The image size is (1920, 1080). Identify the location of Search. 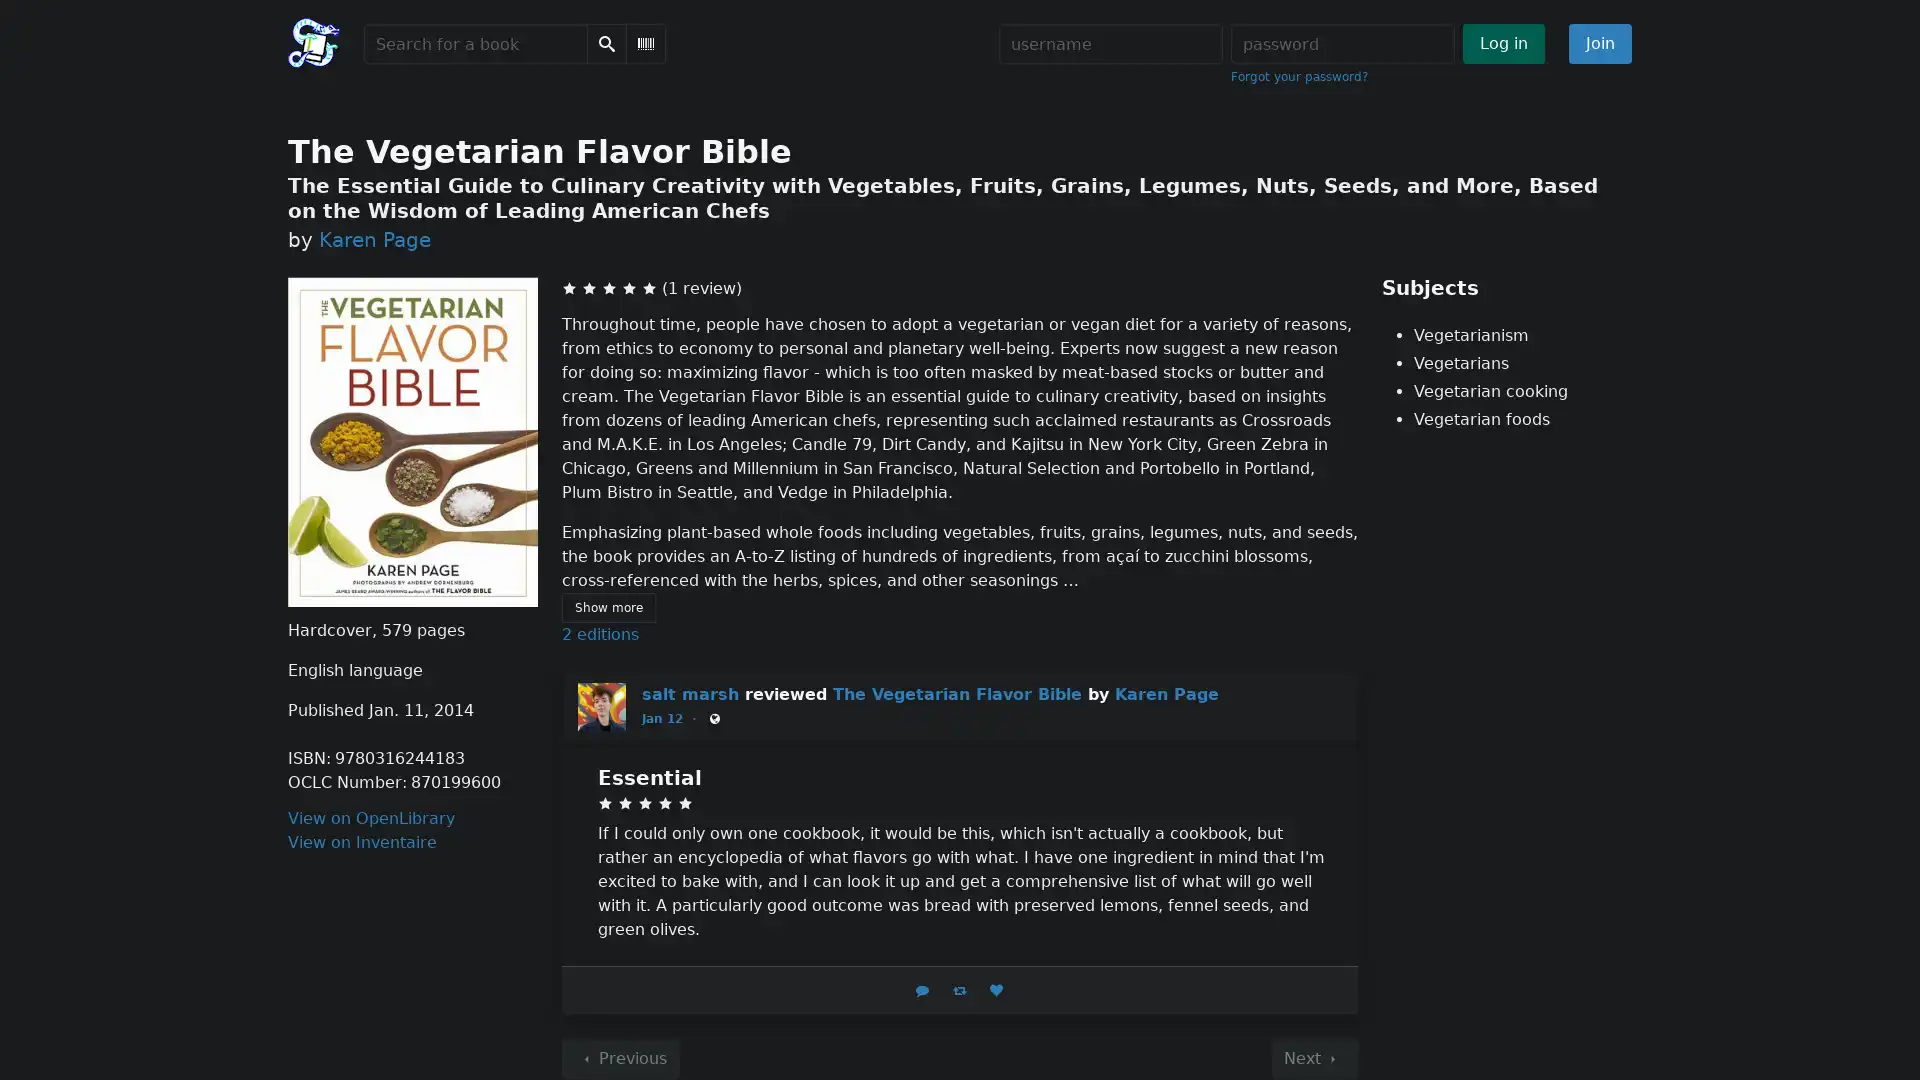
(605, 43).